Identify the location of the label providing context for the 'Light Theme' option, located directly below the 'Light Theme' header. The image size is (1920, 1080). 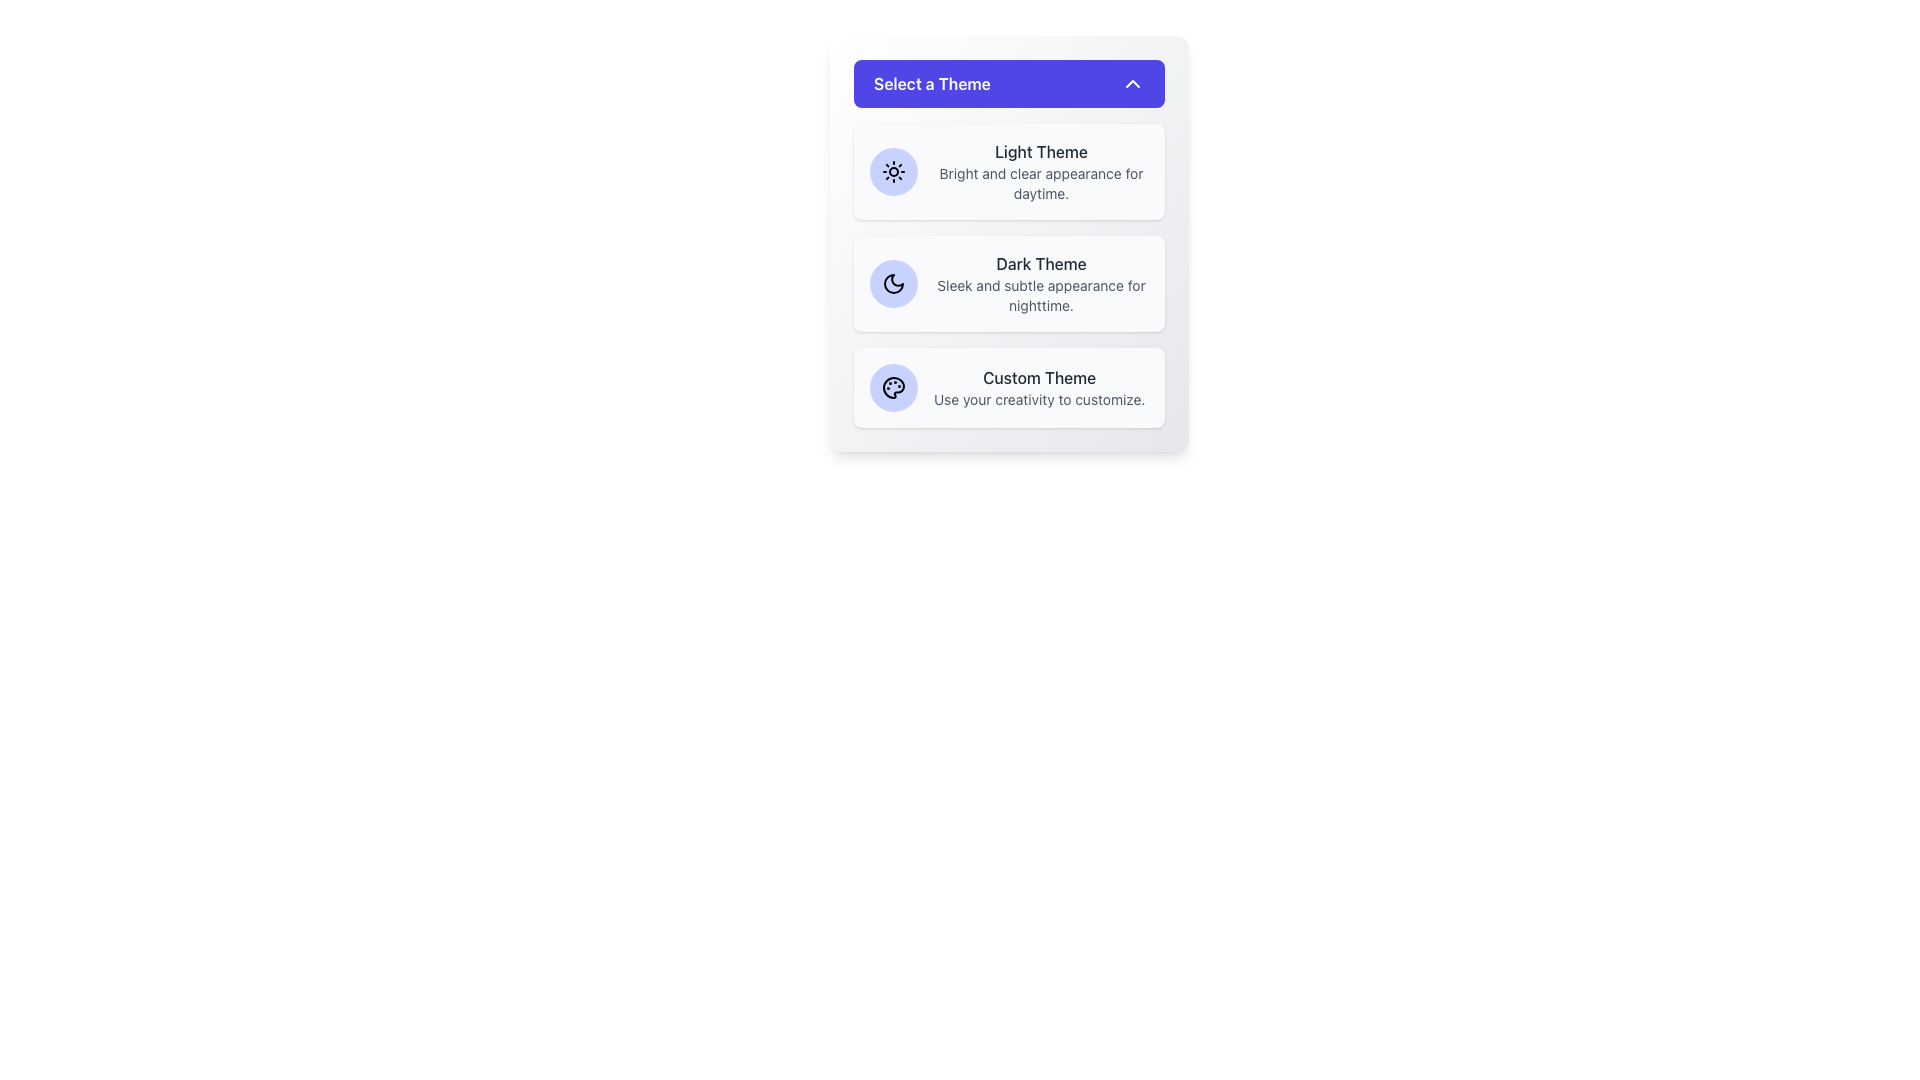
(1040, 184).